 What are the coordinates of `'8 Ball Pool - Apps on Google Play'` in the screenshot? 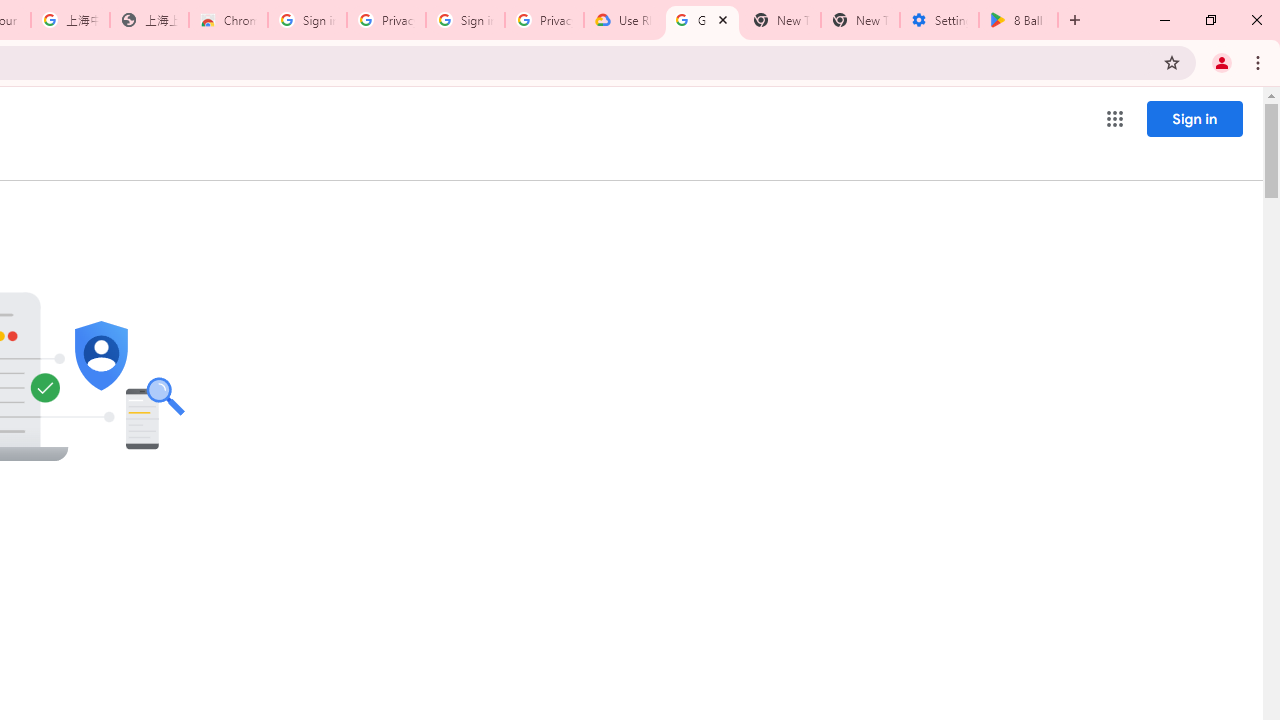 It's located at (1018, 20).